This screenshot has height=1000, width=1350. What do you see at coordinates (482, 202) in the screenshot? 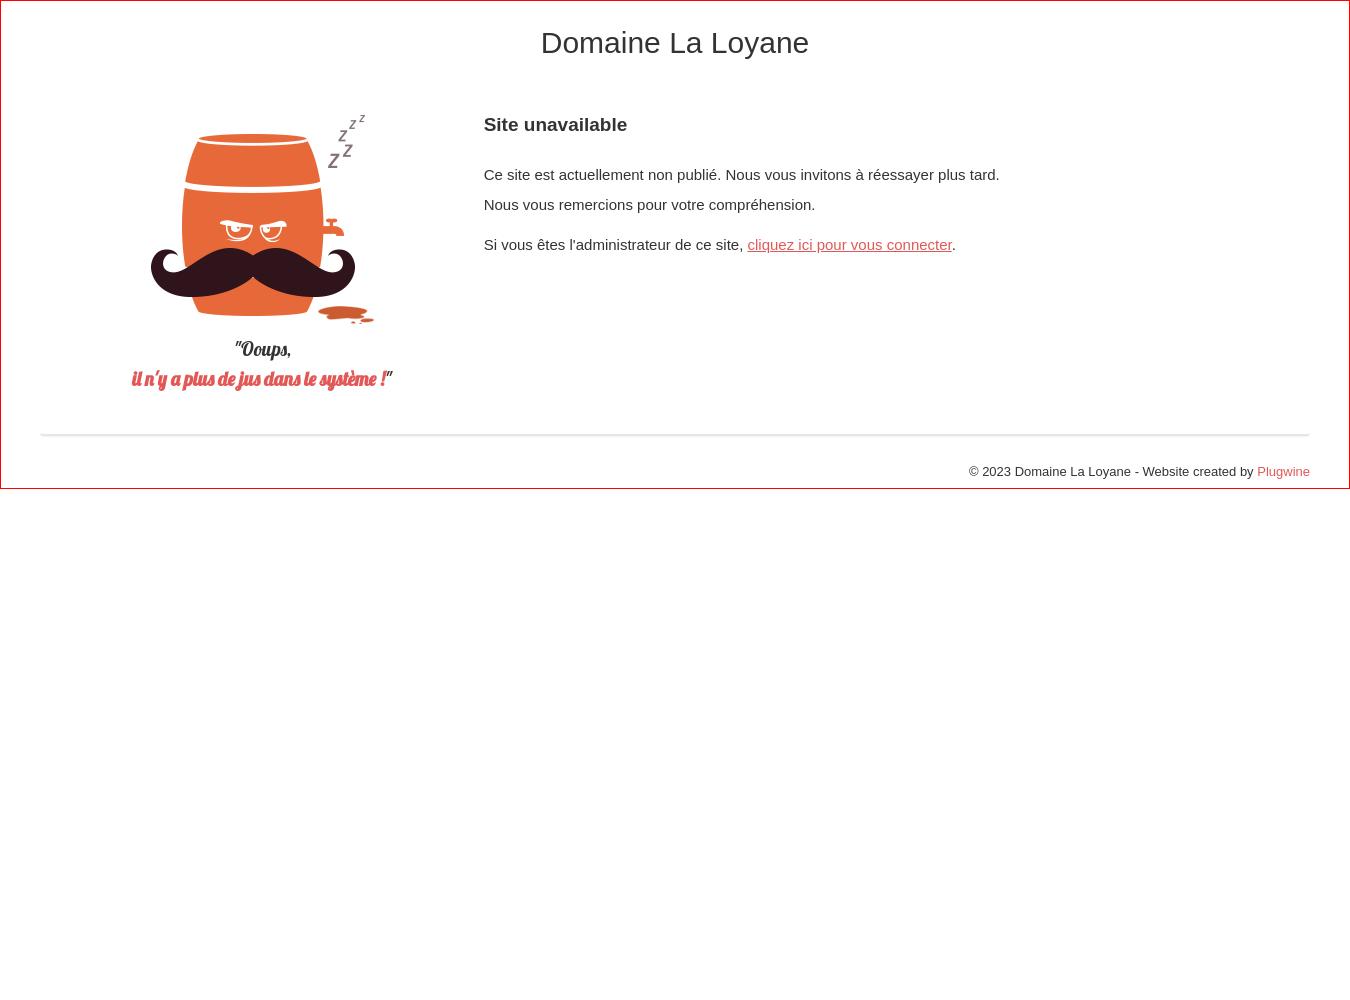
I see `'Nous vous remercions pour votre compréhension.'` at bounding box center [482, 202].